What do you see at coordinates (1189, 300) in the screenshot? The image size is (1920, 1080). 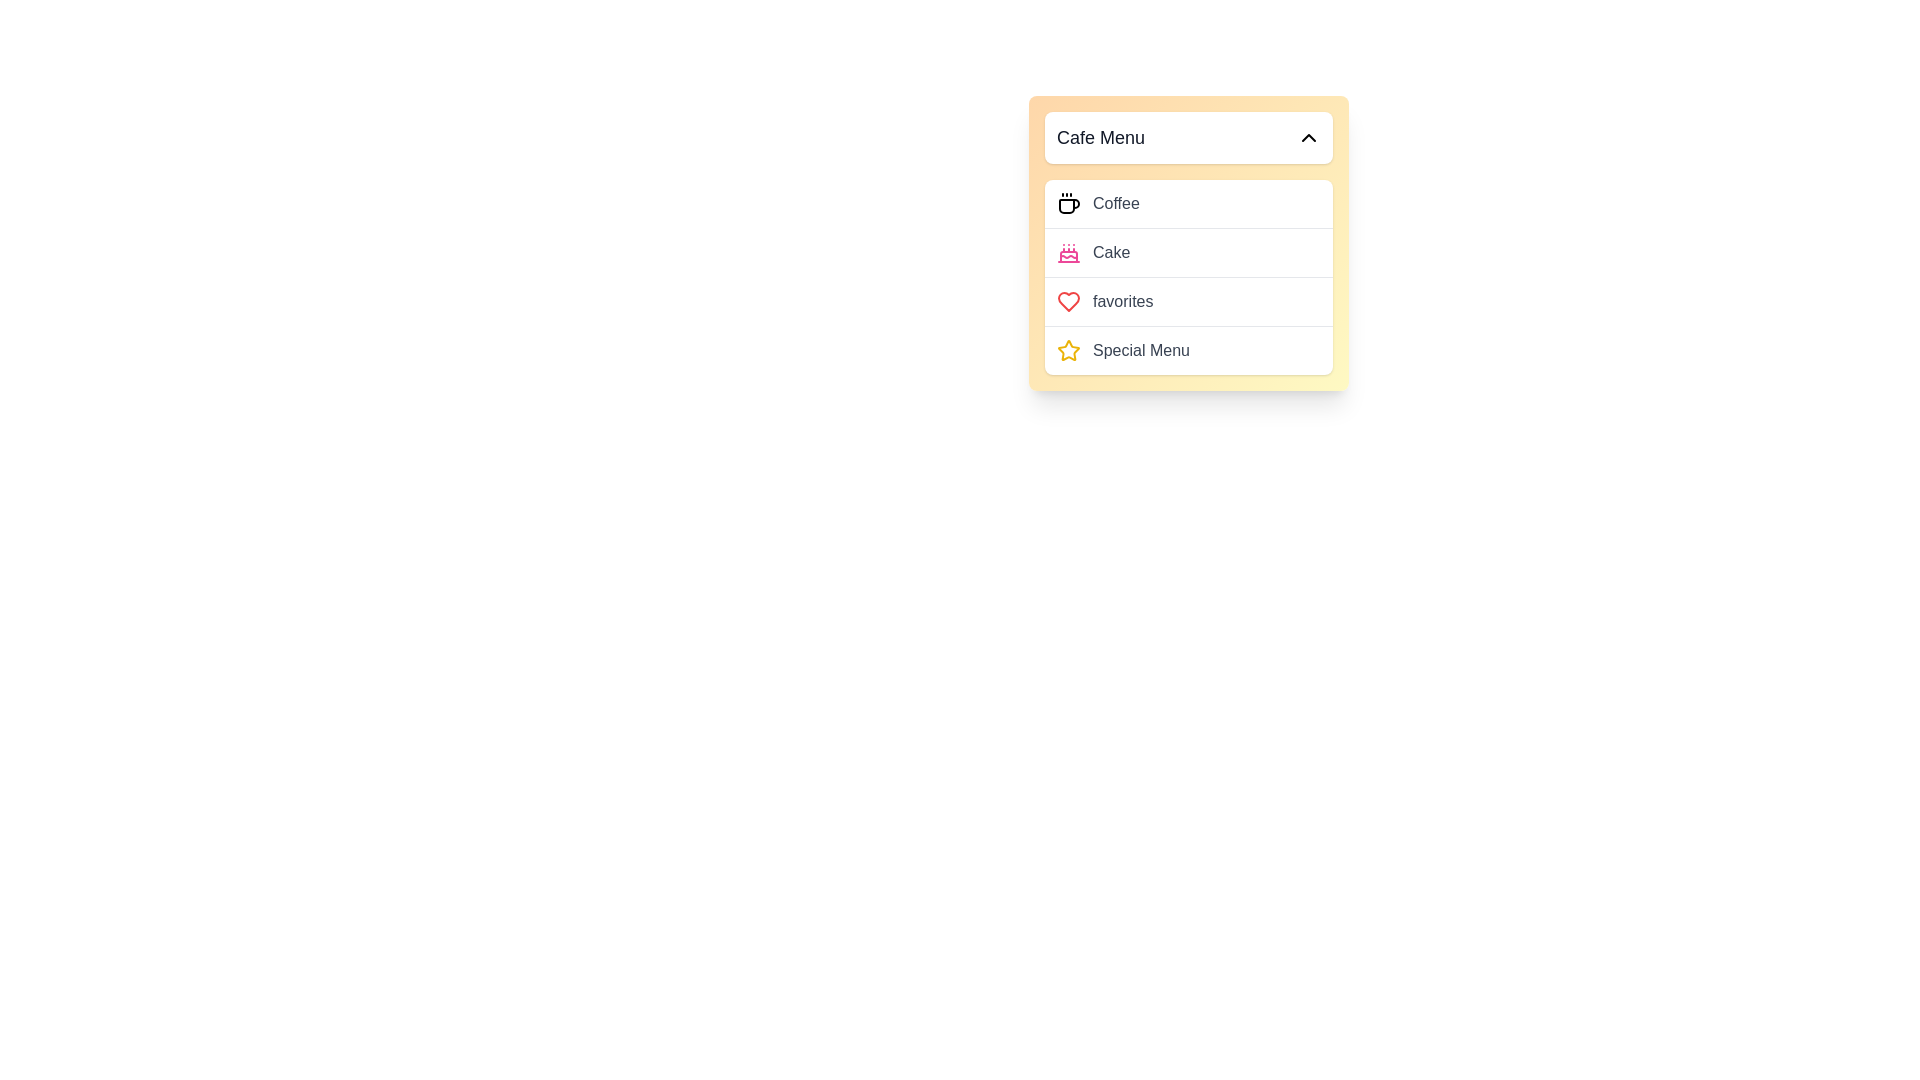 I see `the 'favorites' menu item with a red heart icon` at bounding box center [1189, 300].